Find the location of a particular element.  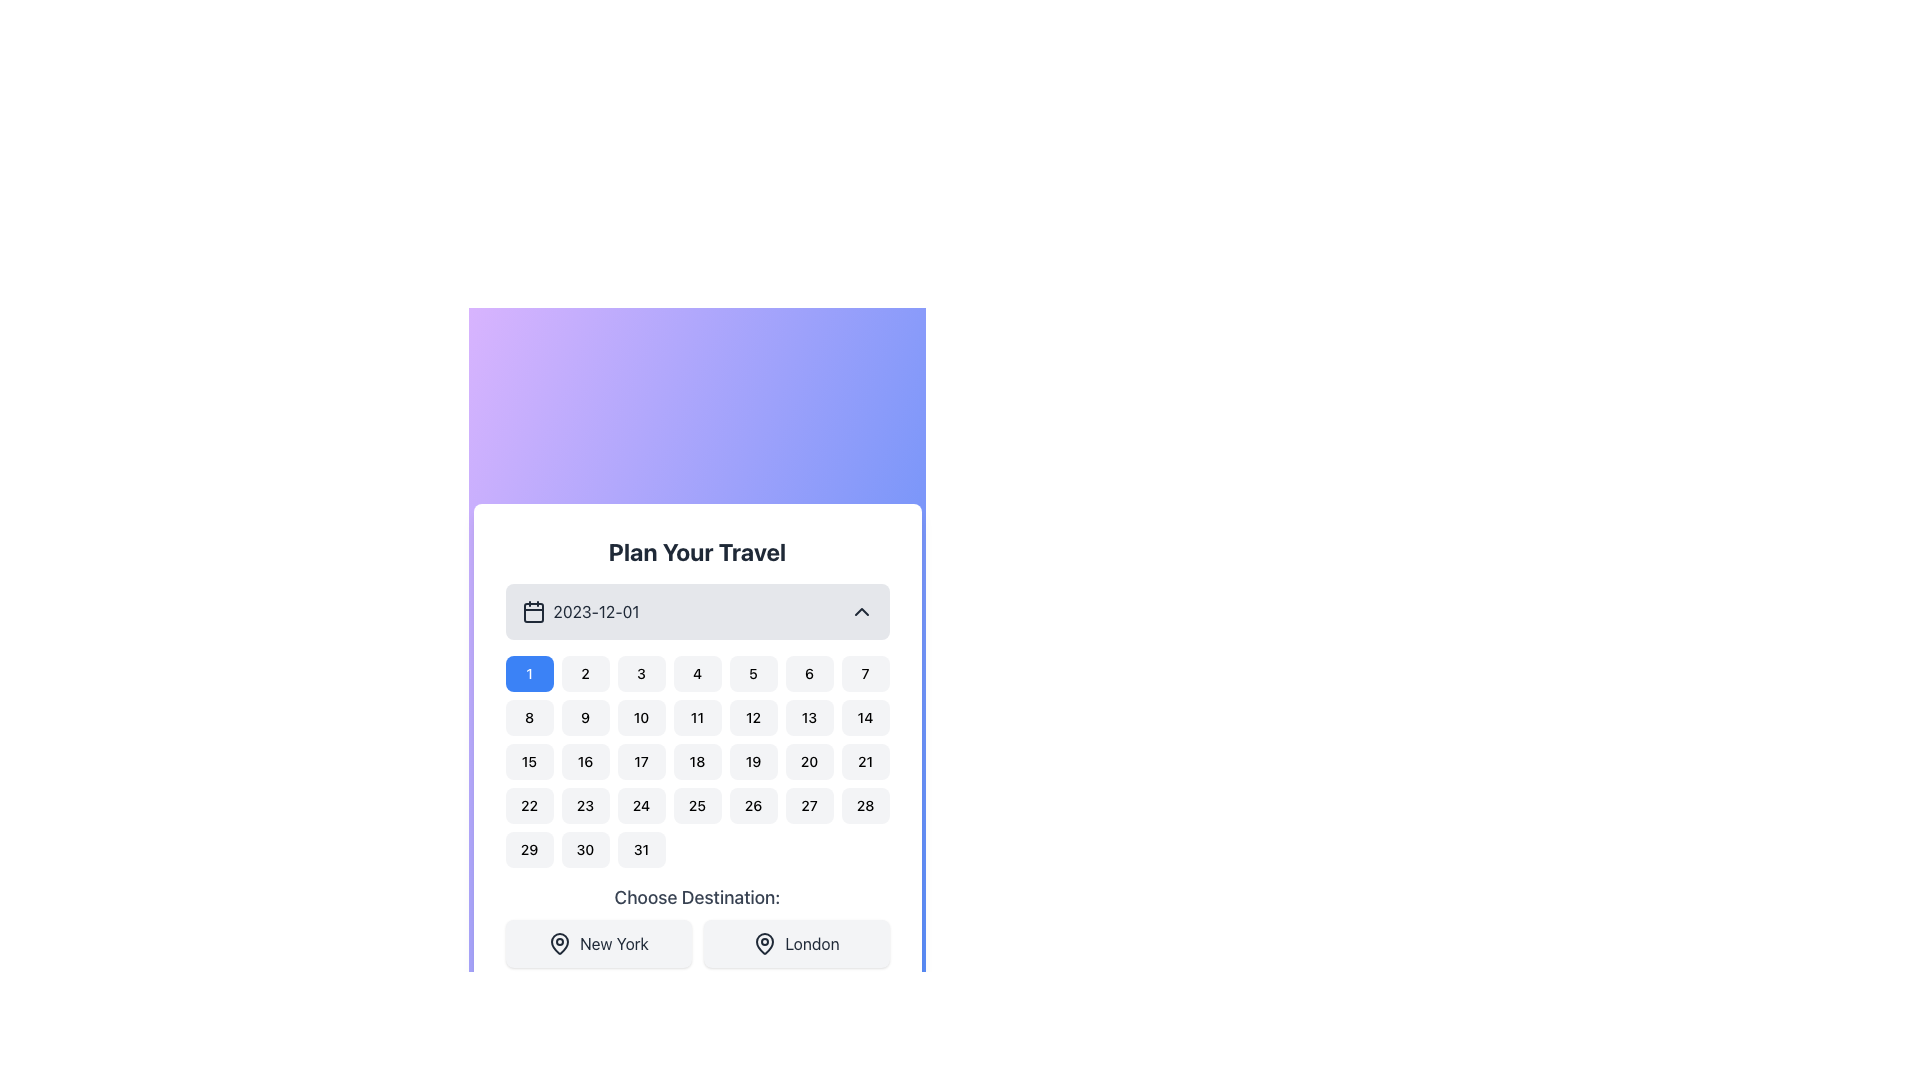

the interactive button representing the 19th day in the calendar's date grid is located at coordinates (752, 762).